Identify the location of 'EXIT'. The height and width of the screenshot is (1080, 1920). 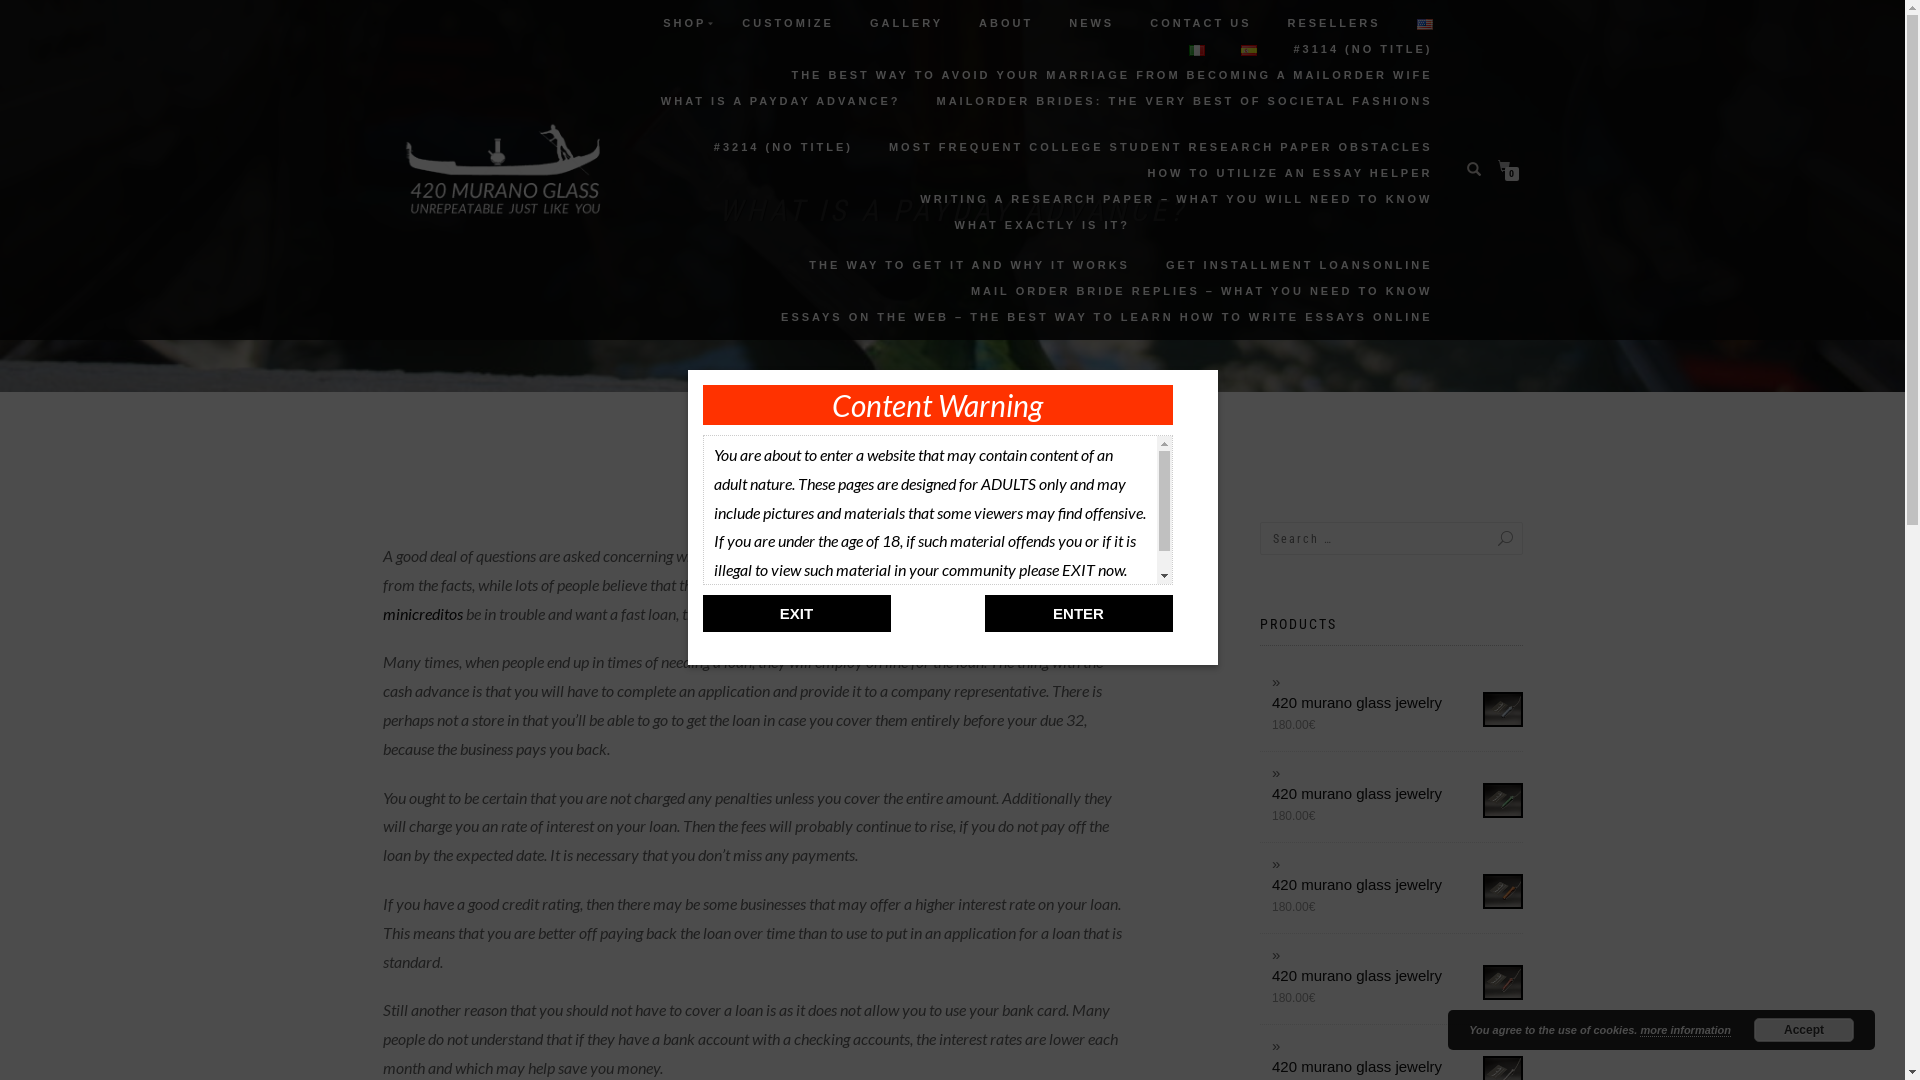
(795, 612).